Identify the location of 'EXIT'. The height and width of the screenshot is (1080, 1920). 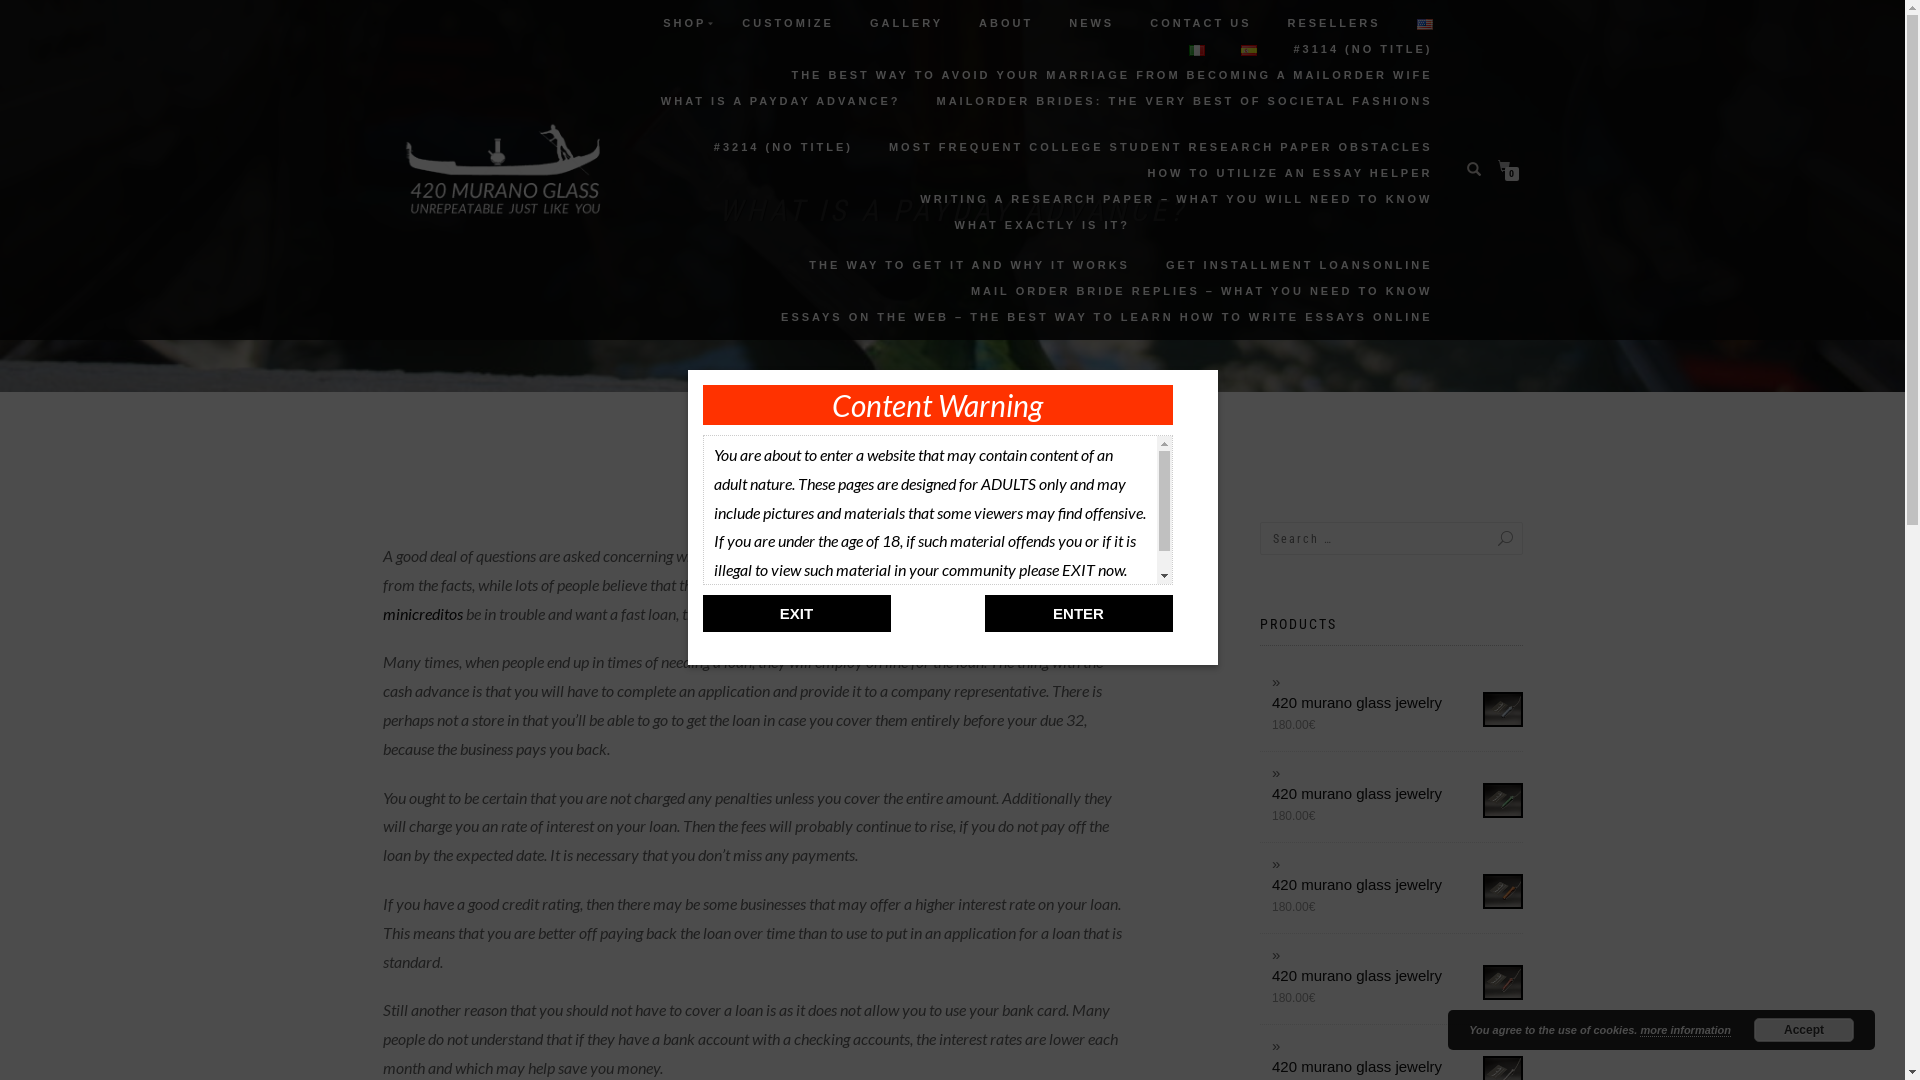
(795, 612).